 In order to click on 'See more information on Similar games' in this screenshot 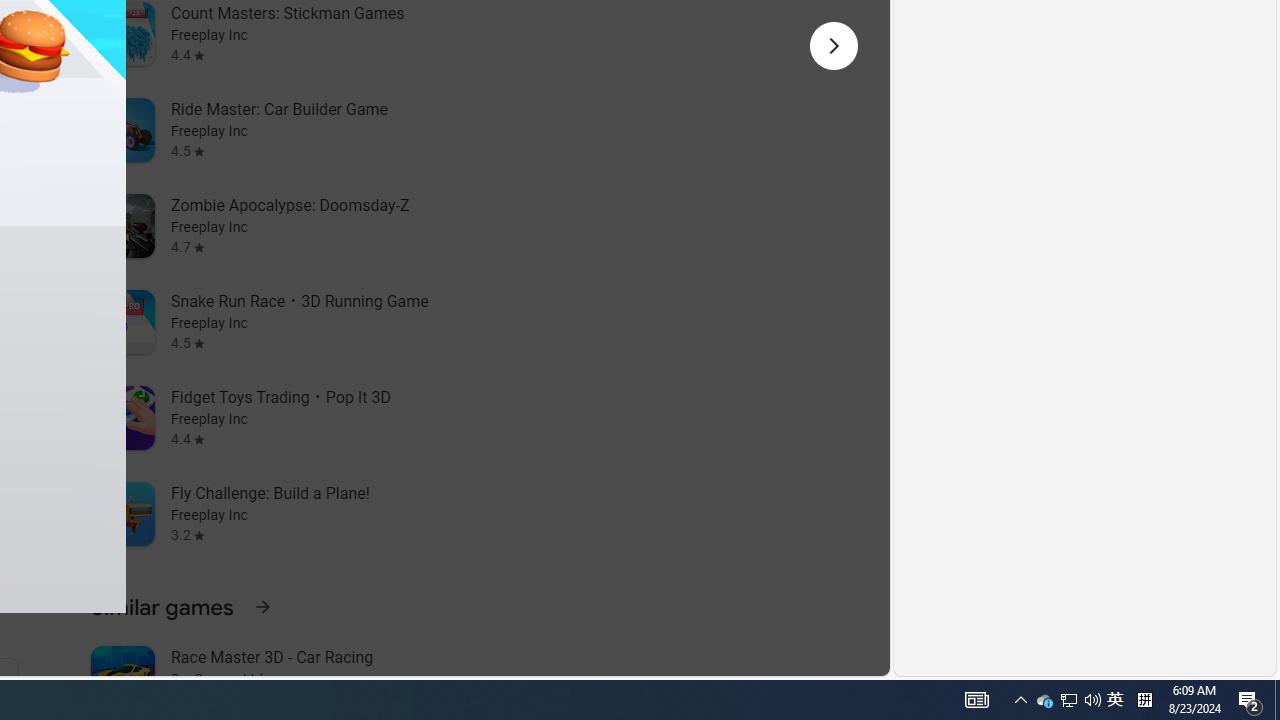, I will do `click(261, 605)`.